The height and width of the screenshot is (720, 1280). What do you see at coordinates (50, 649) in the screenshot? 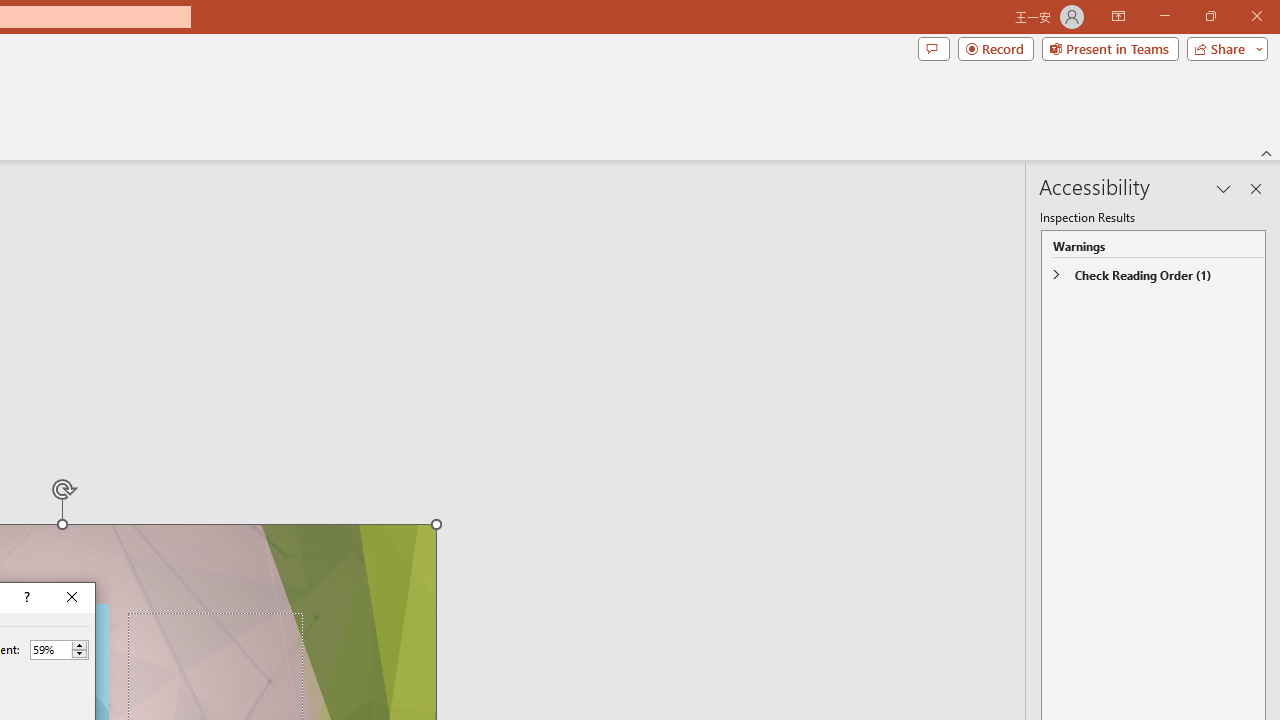
I see `'Percent'` at bounding box center [50, 649].